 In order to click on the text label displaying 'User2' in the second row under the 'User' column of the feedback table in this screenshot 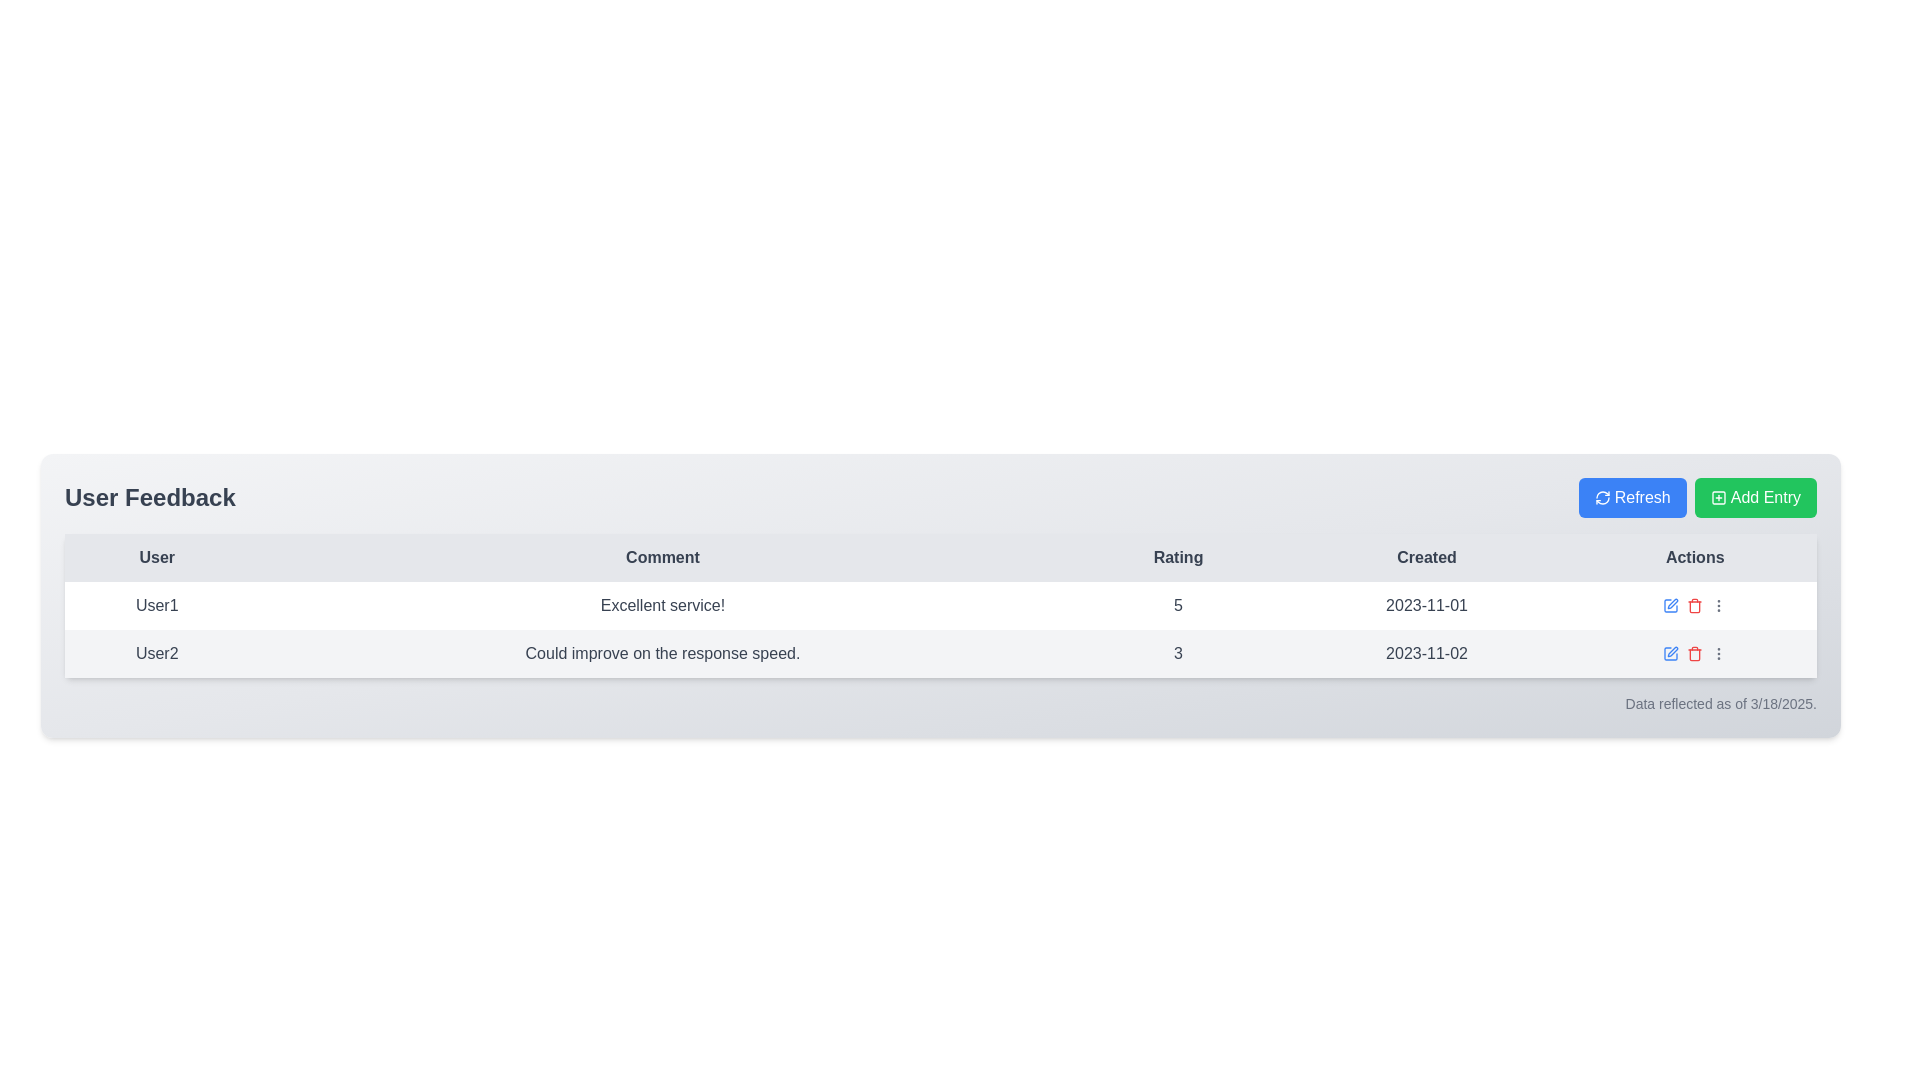, I will do `click(156, 654)`.